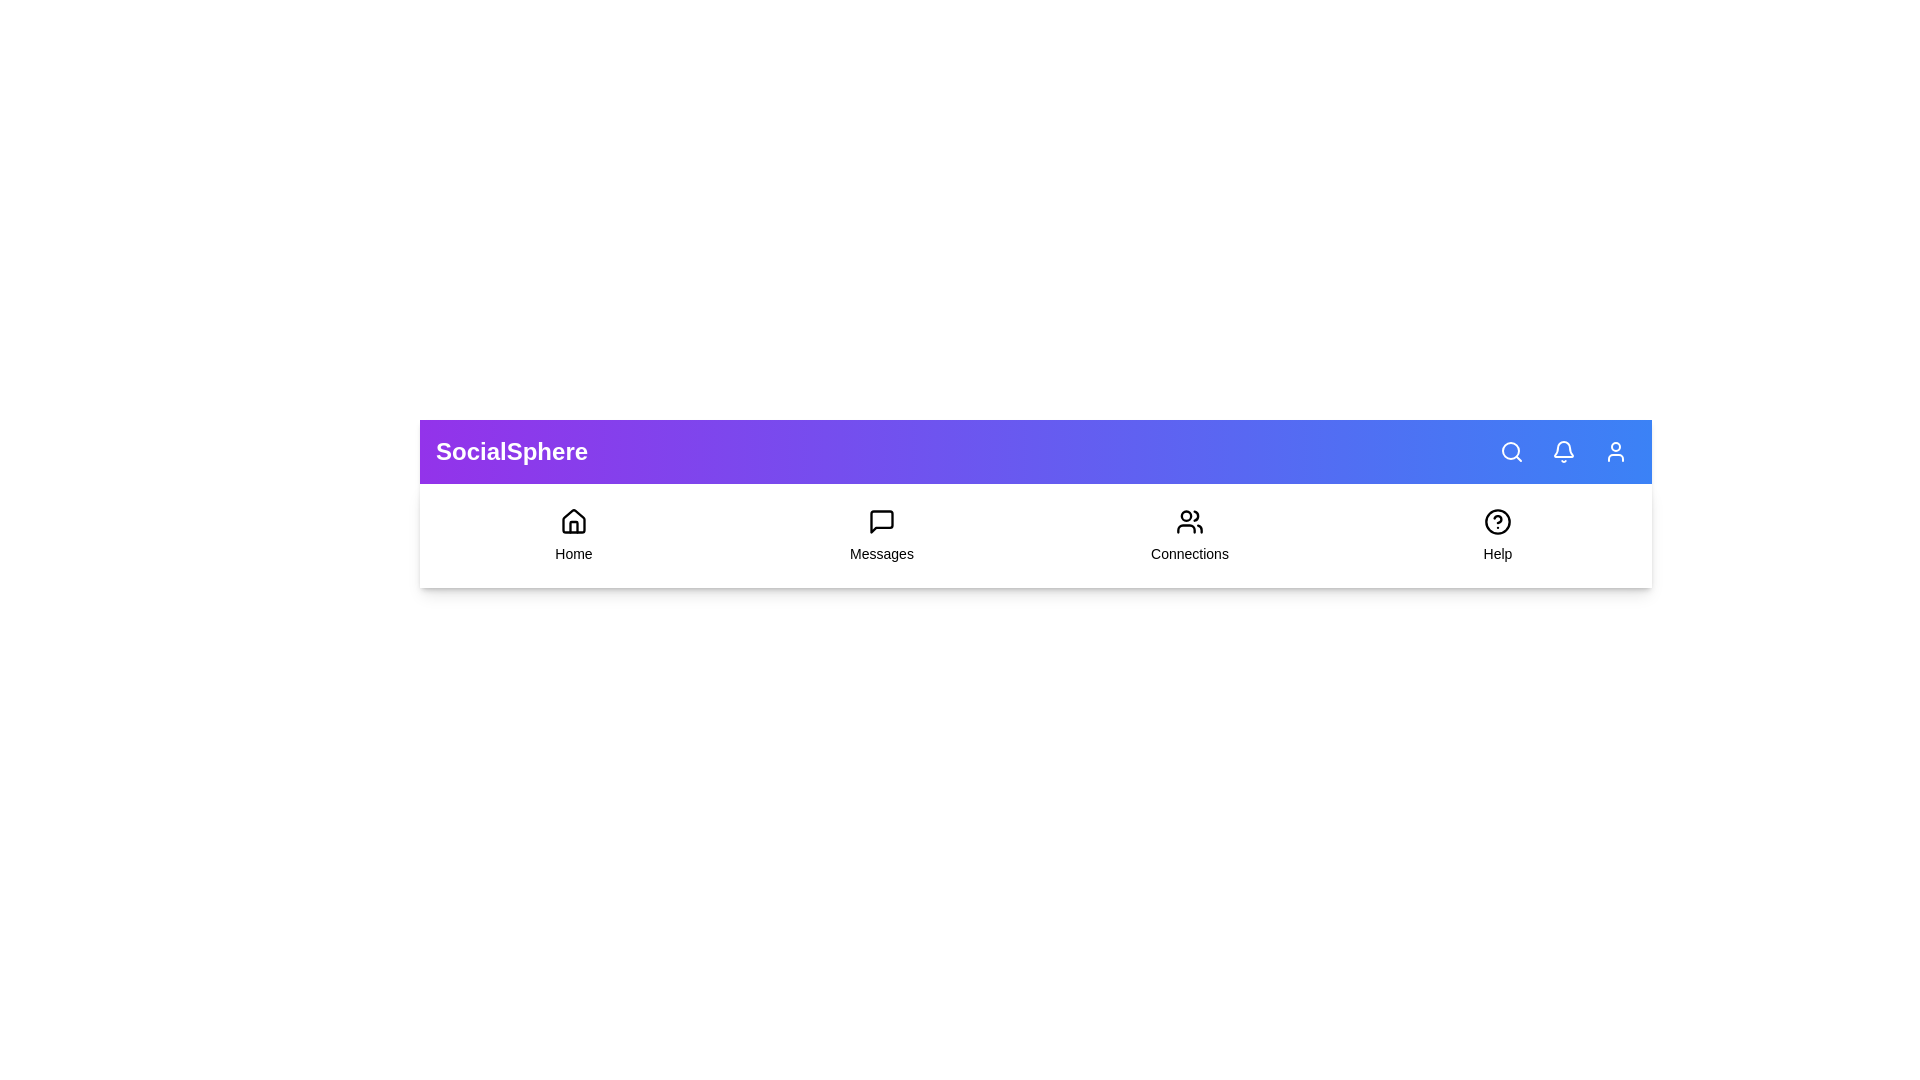  What do you see at coordinates (573, 535) in the screenshot?
I see `the 'Home' menu item in the navigation bar` at bounding box center [573, 535].